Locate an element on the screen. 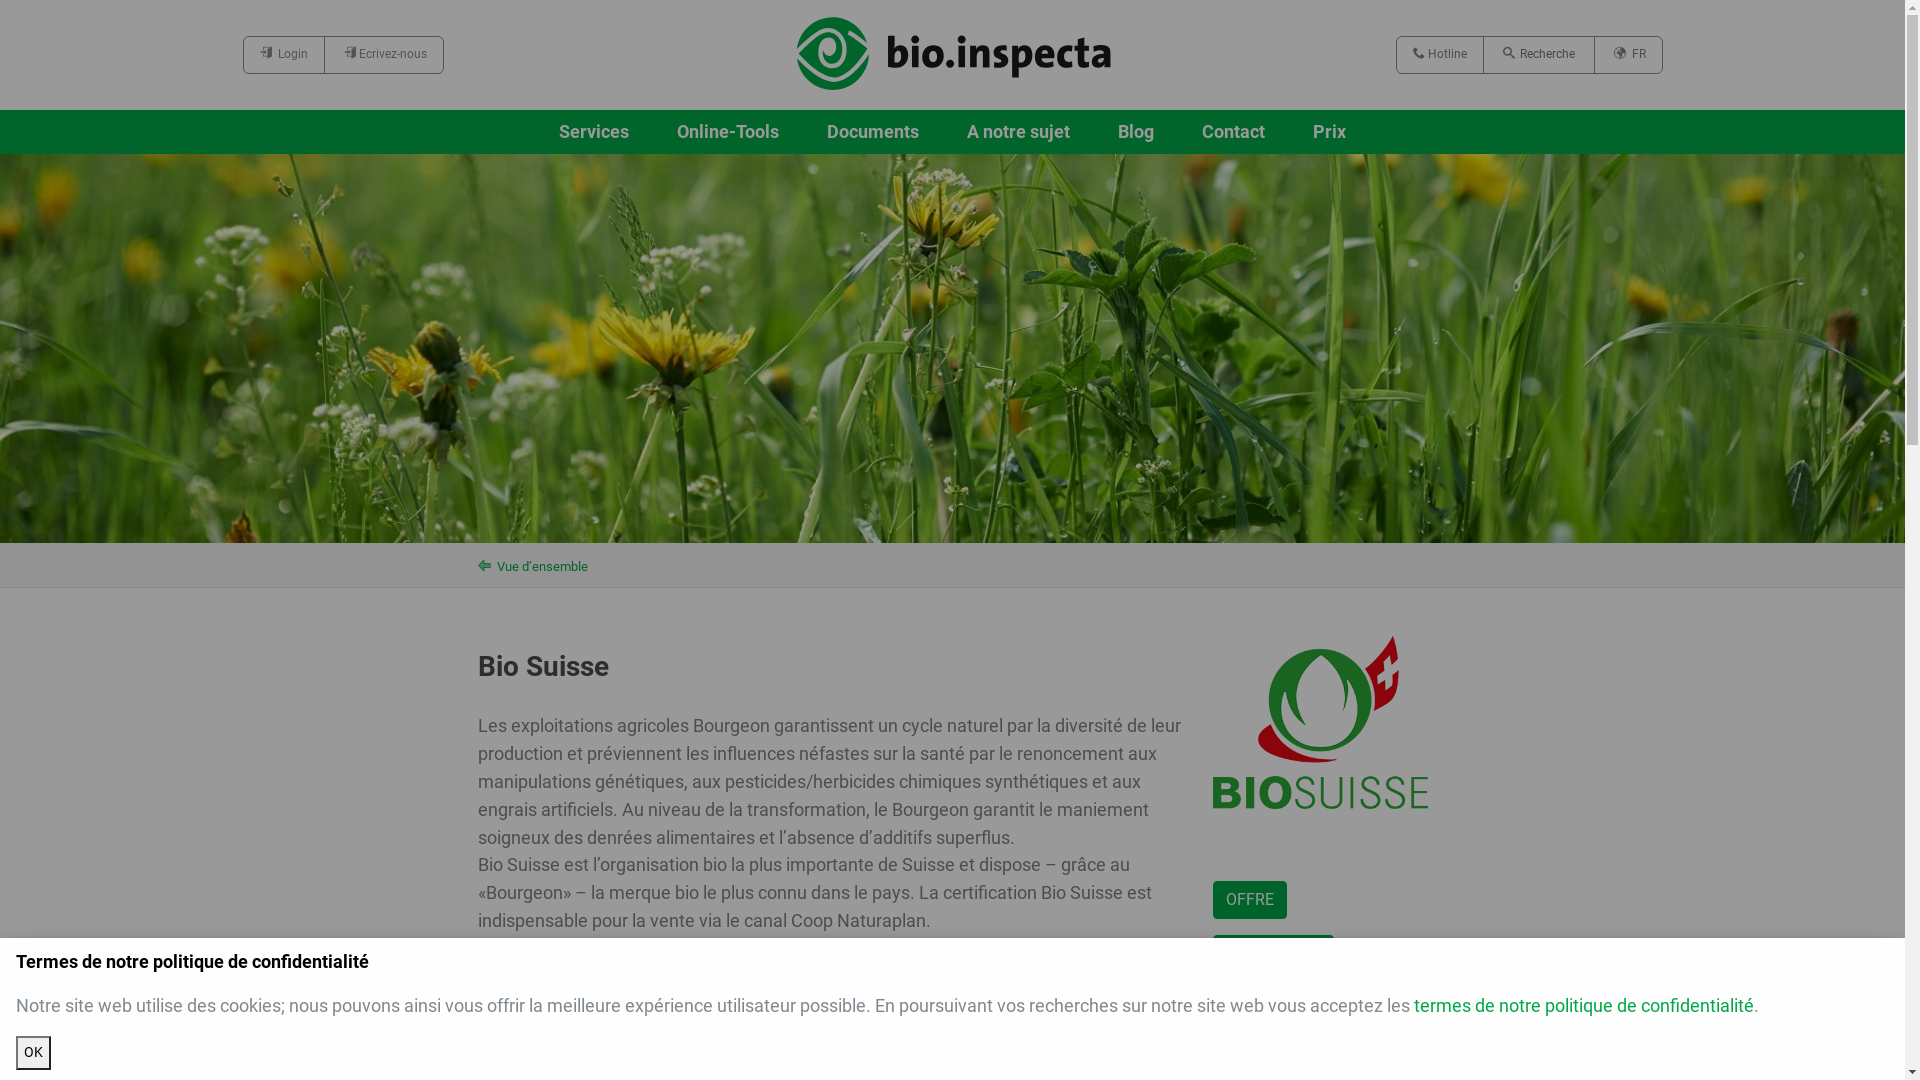 The image size is (1920, 1080). 'Online-Tools' is located at coordinates (727, 131).